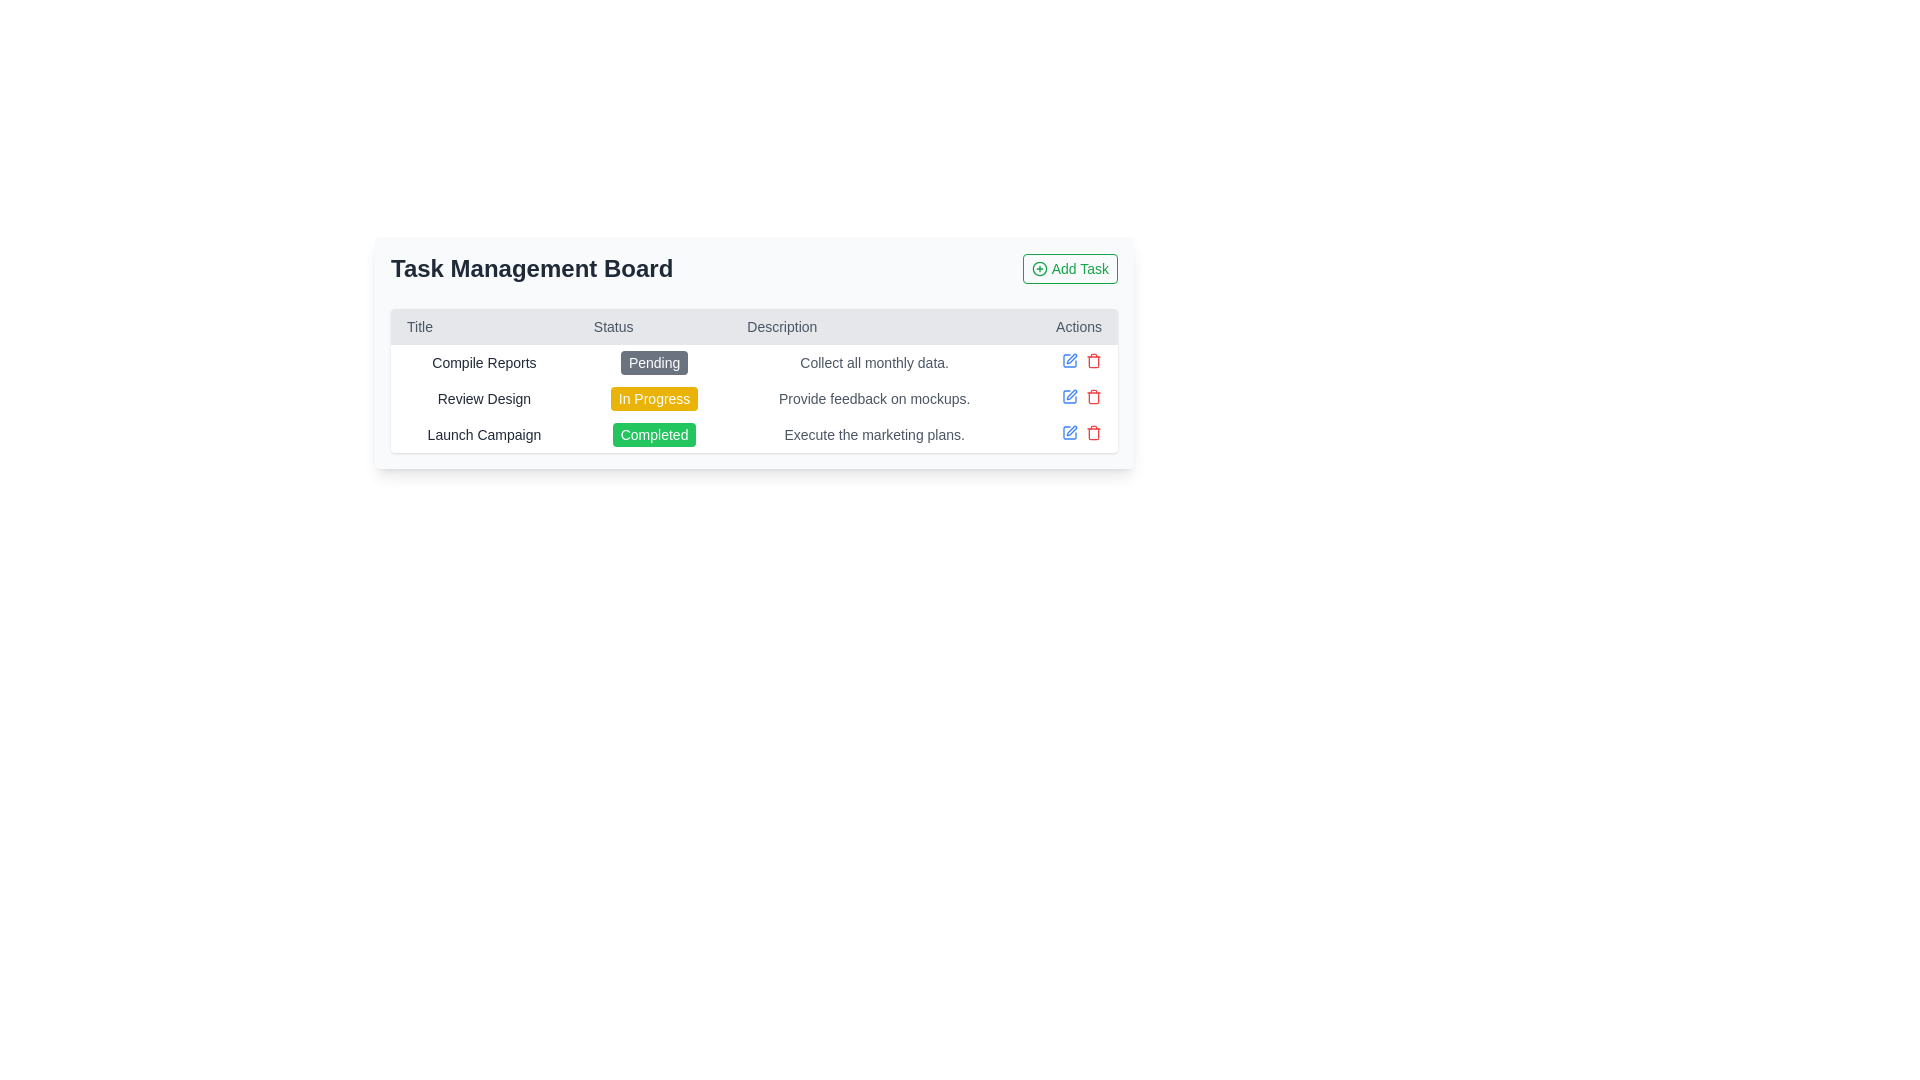 The width and height of the screenshot is (1920, 1080). Describe the element at coordinates (484, 434) in the screenshot. I see `the label indicating the title of the task 'Execute the marketing plans' located in the third row under the 'Title' column` at that location.